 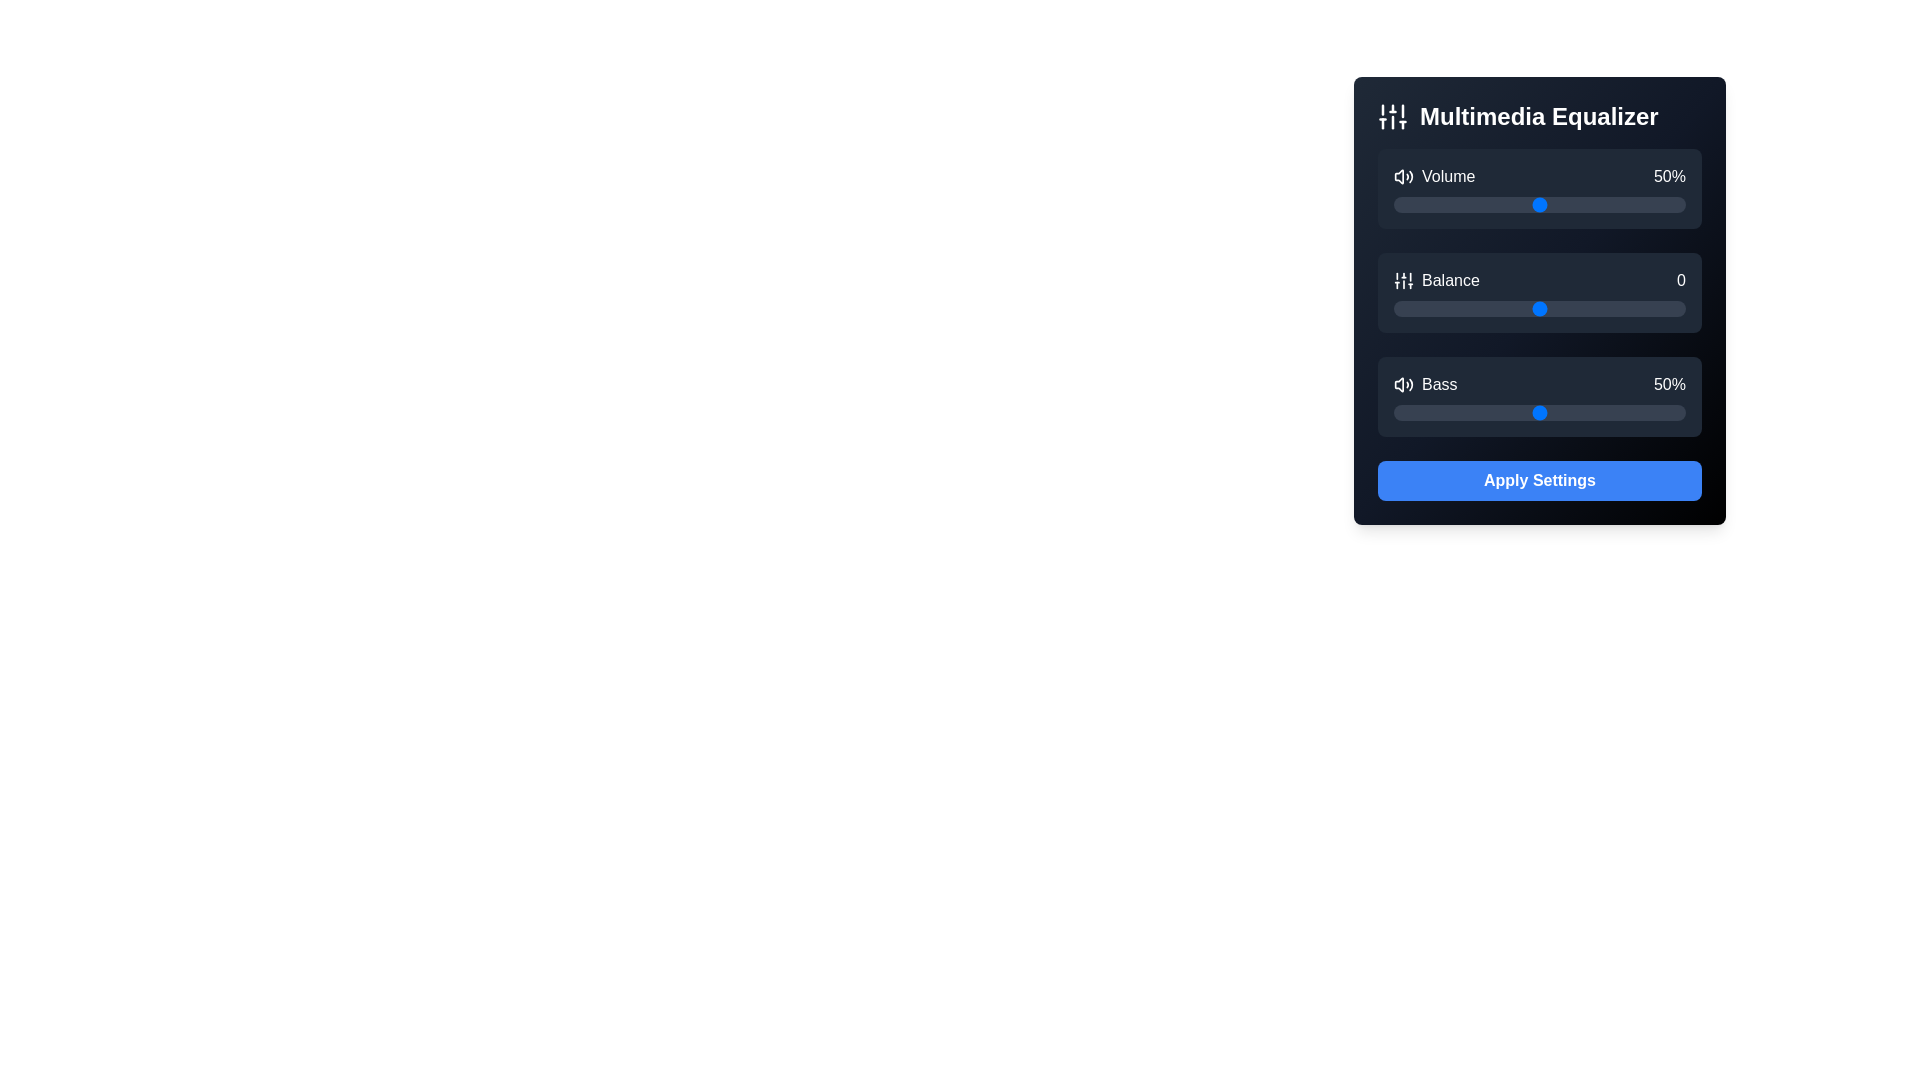 I want to click on the volume level, so click(x=1428, y=204).